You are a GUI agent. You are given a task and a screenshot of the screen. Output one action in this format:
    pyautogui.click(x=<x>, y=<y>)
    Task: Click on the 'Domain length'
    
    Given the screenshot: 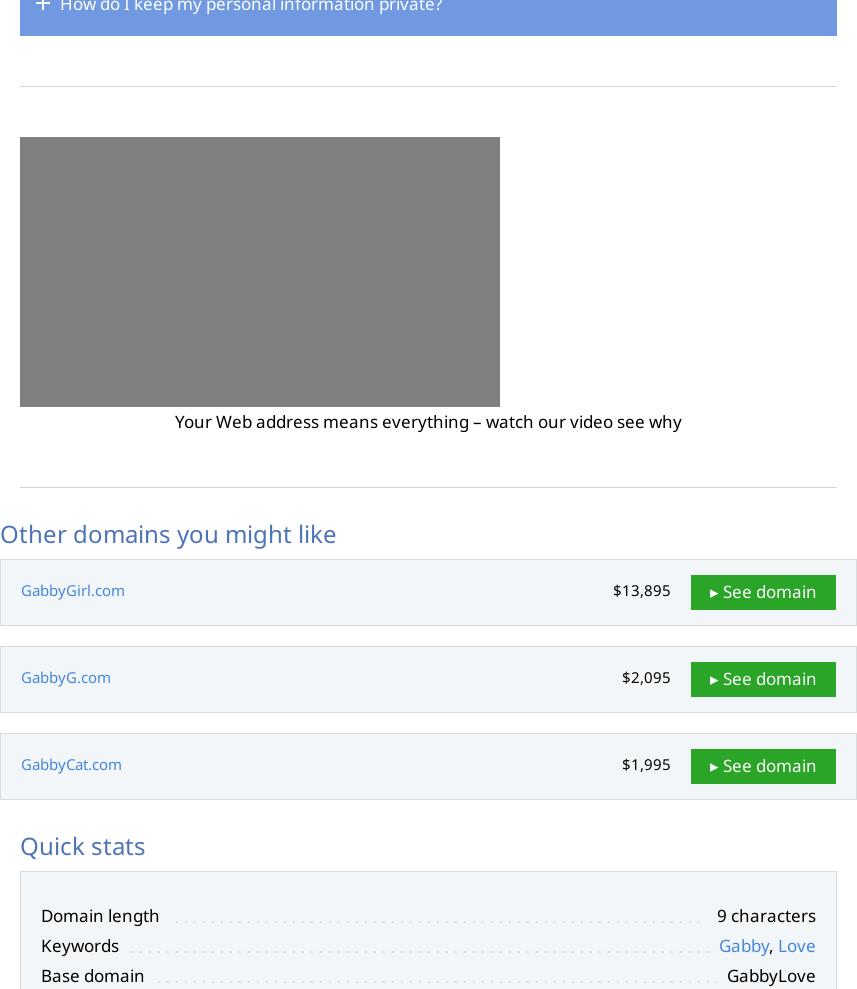 What is the action you would take?
    pyautogui.click(x=100, y=914)
    